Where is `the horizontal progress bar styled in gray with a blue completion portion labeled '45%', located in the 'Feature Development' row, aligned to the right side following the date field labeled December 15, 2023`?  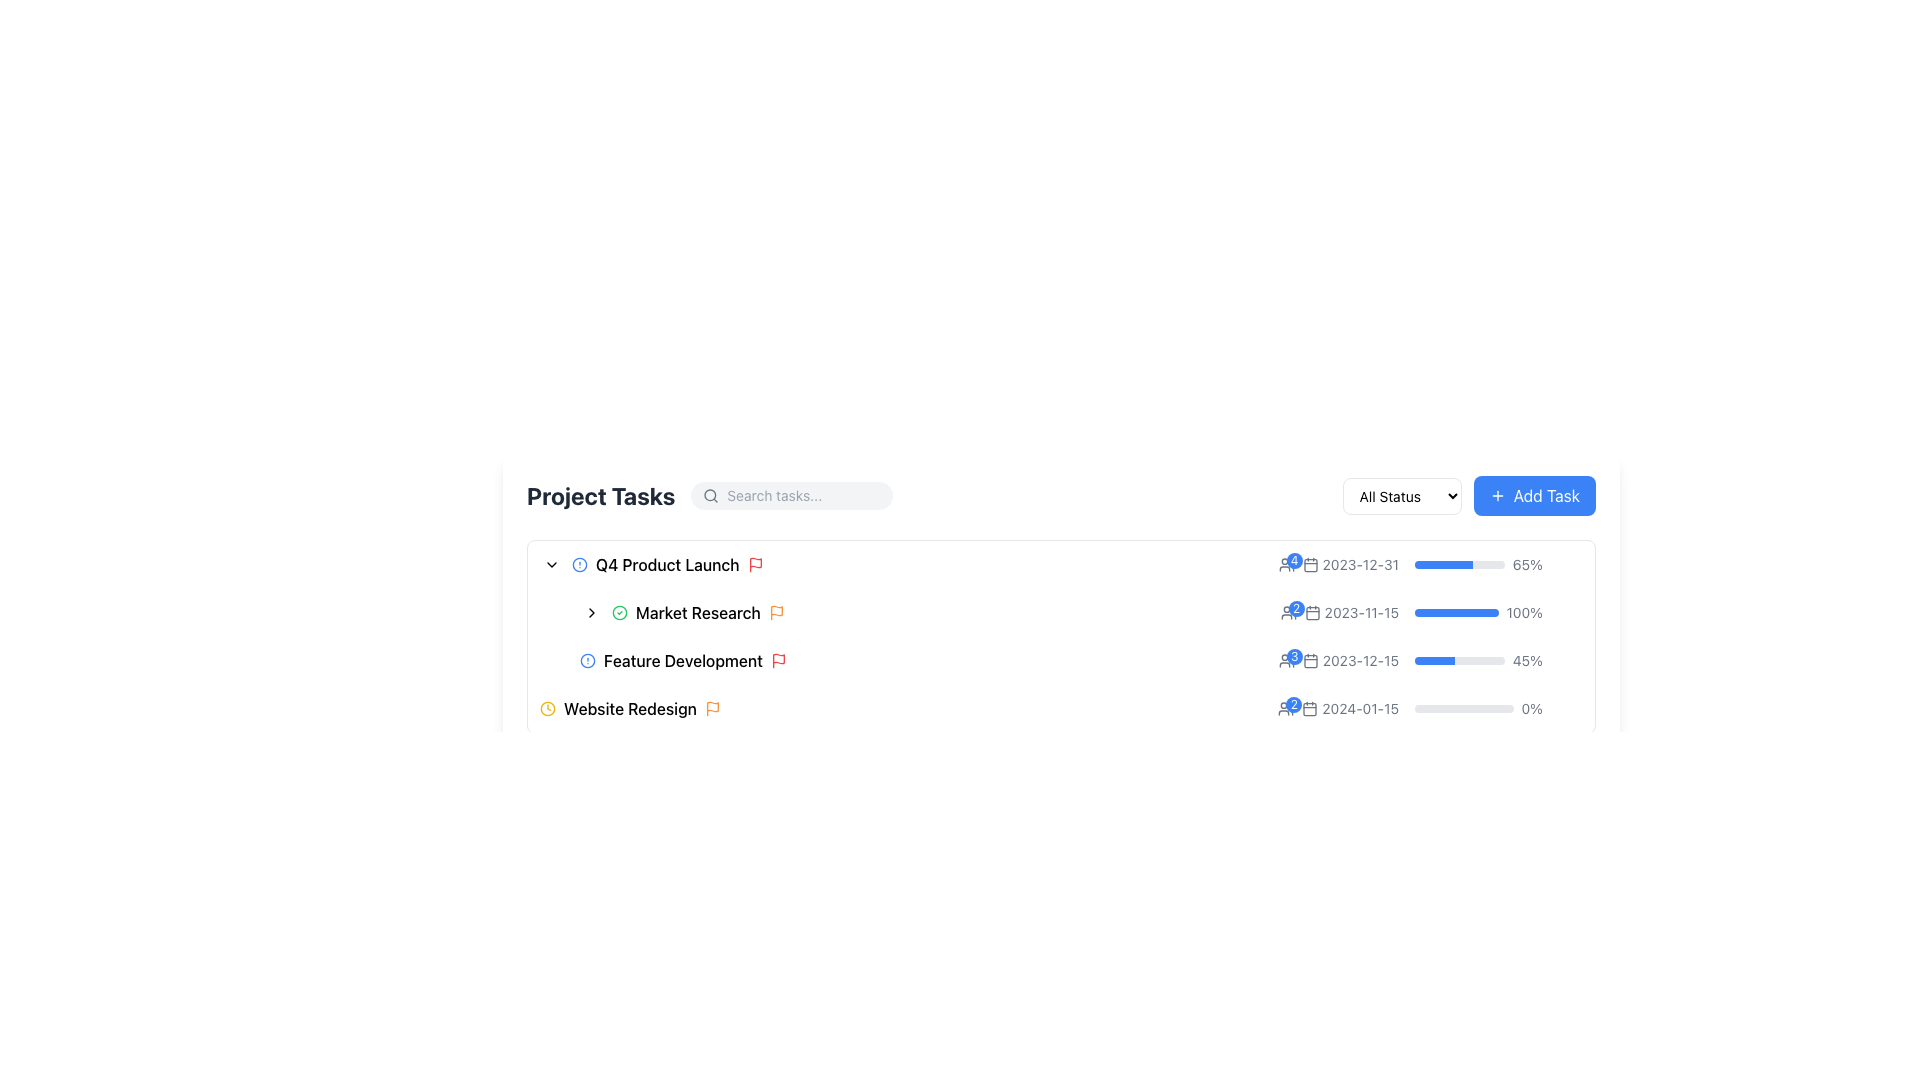 the horizontal progress bar styled in gray with a blue completion portion labeled '45%', located in the 'Feature Development' row, aligned to the right side following the date field labeled December 15, 2023 is located at coordinates (1429, 660).